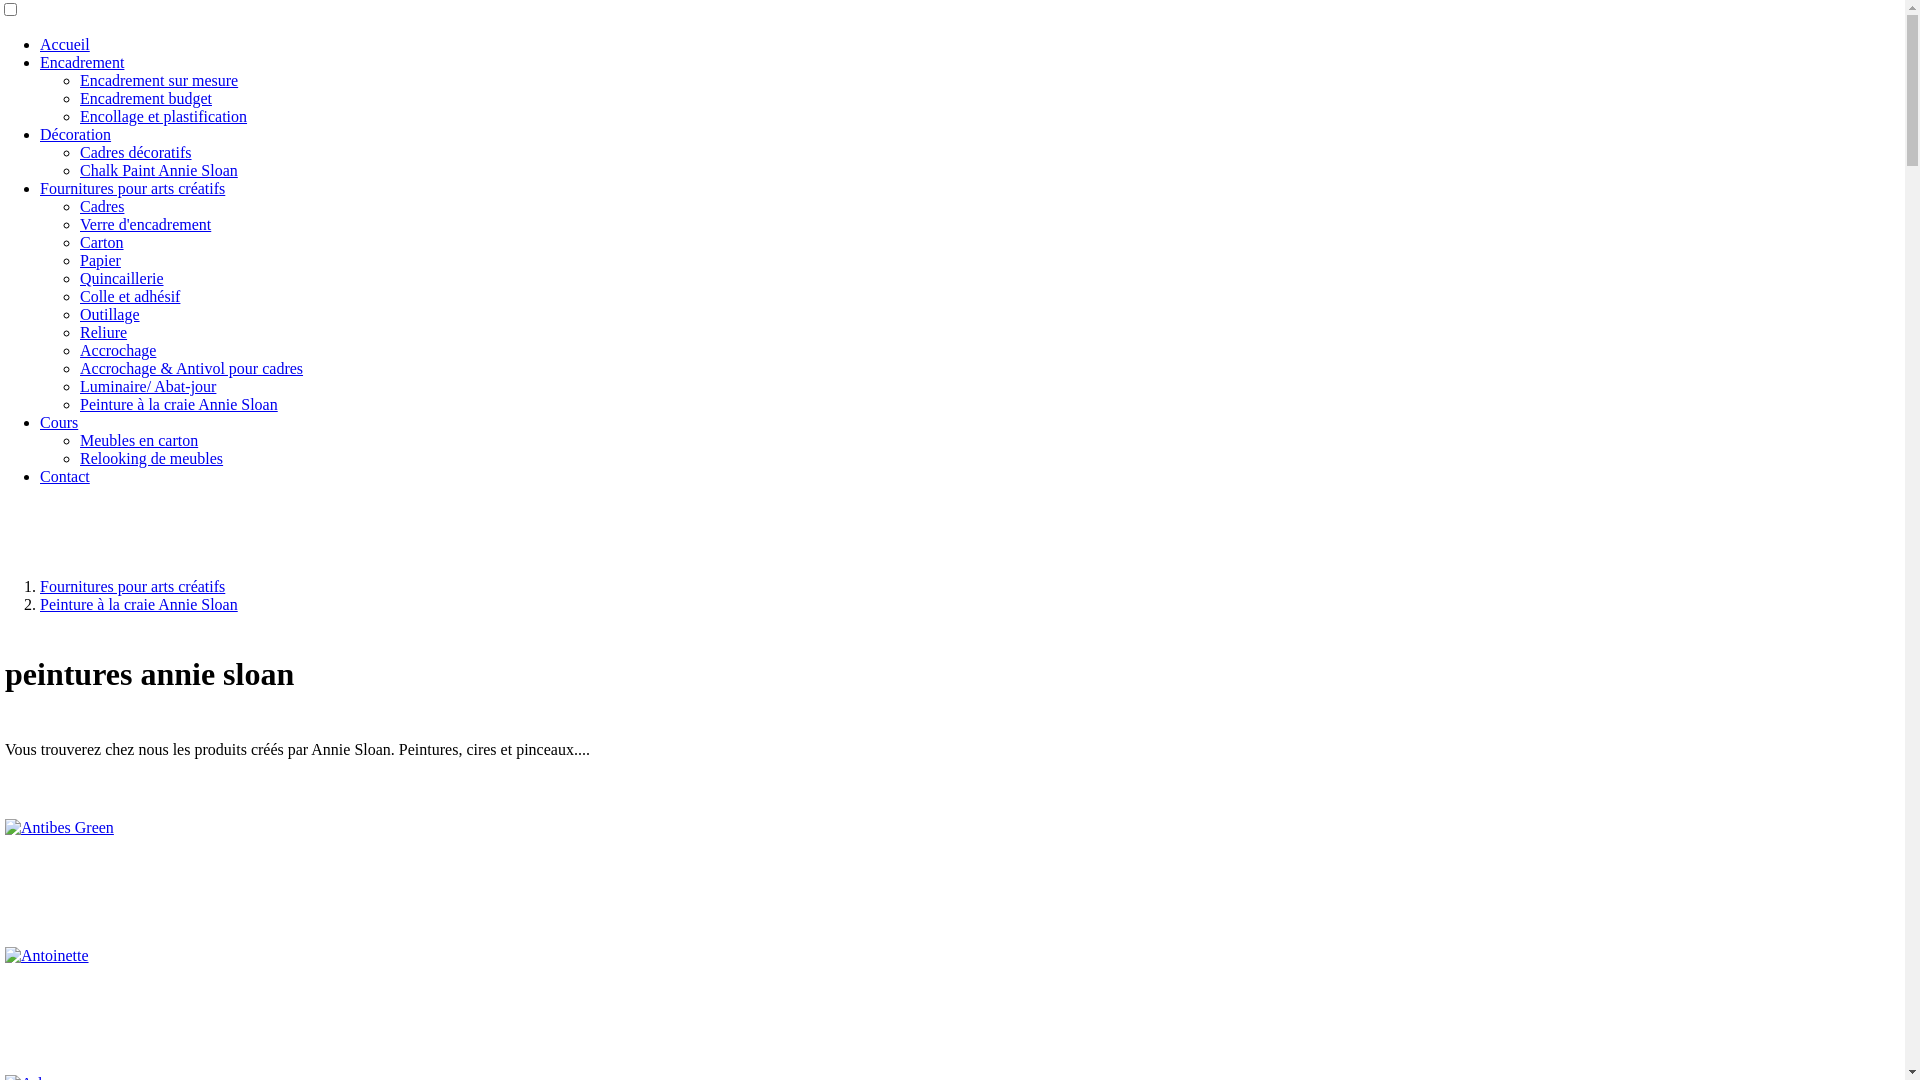 This screenshot has width=1920, height=1080. What do you see at coordinates (117, 349) in the screenshot?
I see `'Accrochage'` at bounding box center [117, 349].